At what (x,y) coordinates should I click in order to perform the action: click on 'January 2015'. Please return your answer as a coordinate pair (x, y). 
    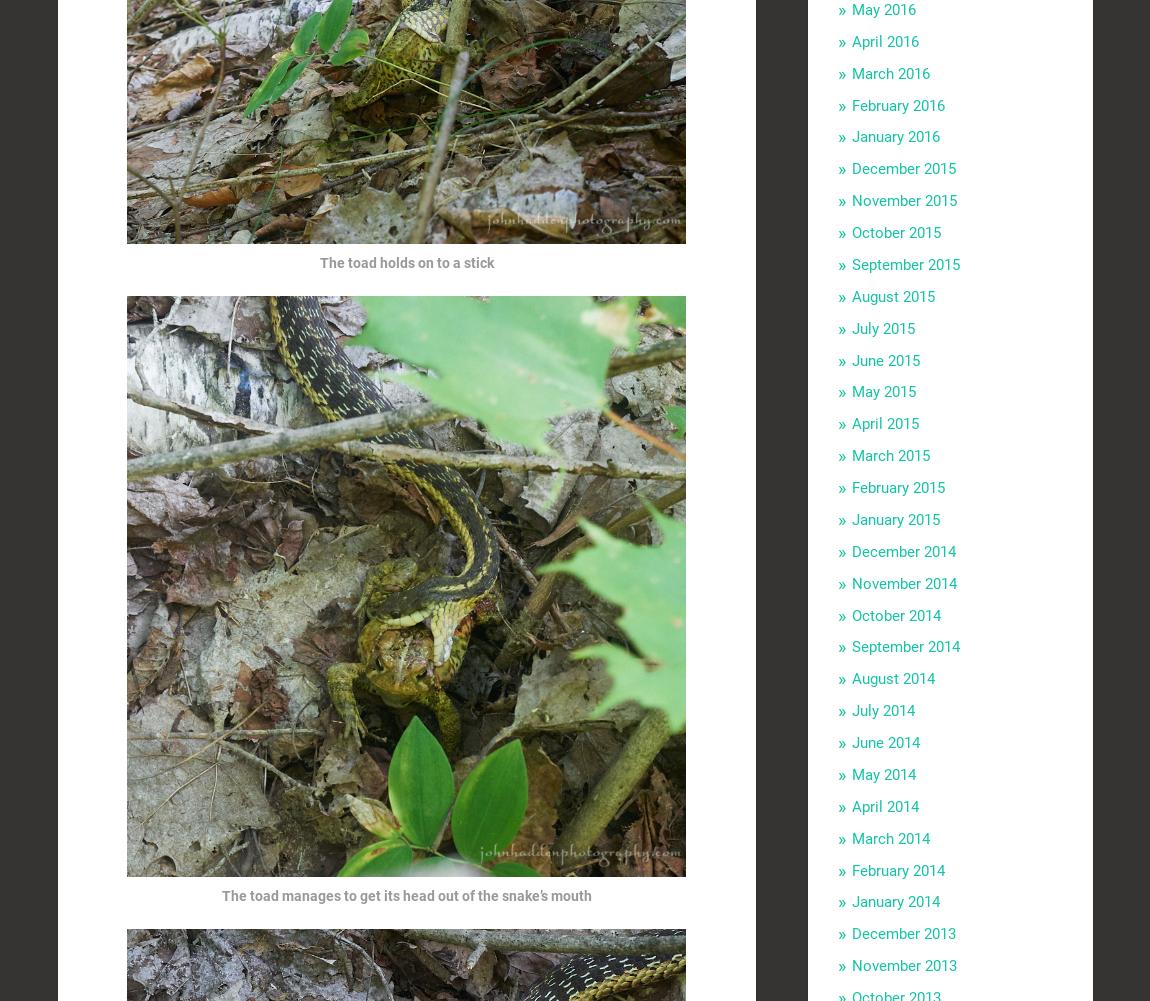
    Looking at the image, I should click on (895, 518).